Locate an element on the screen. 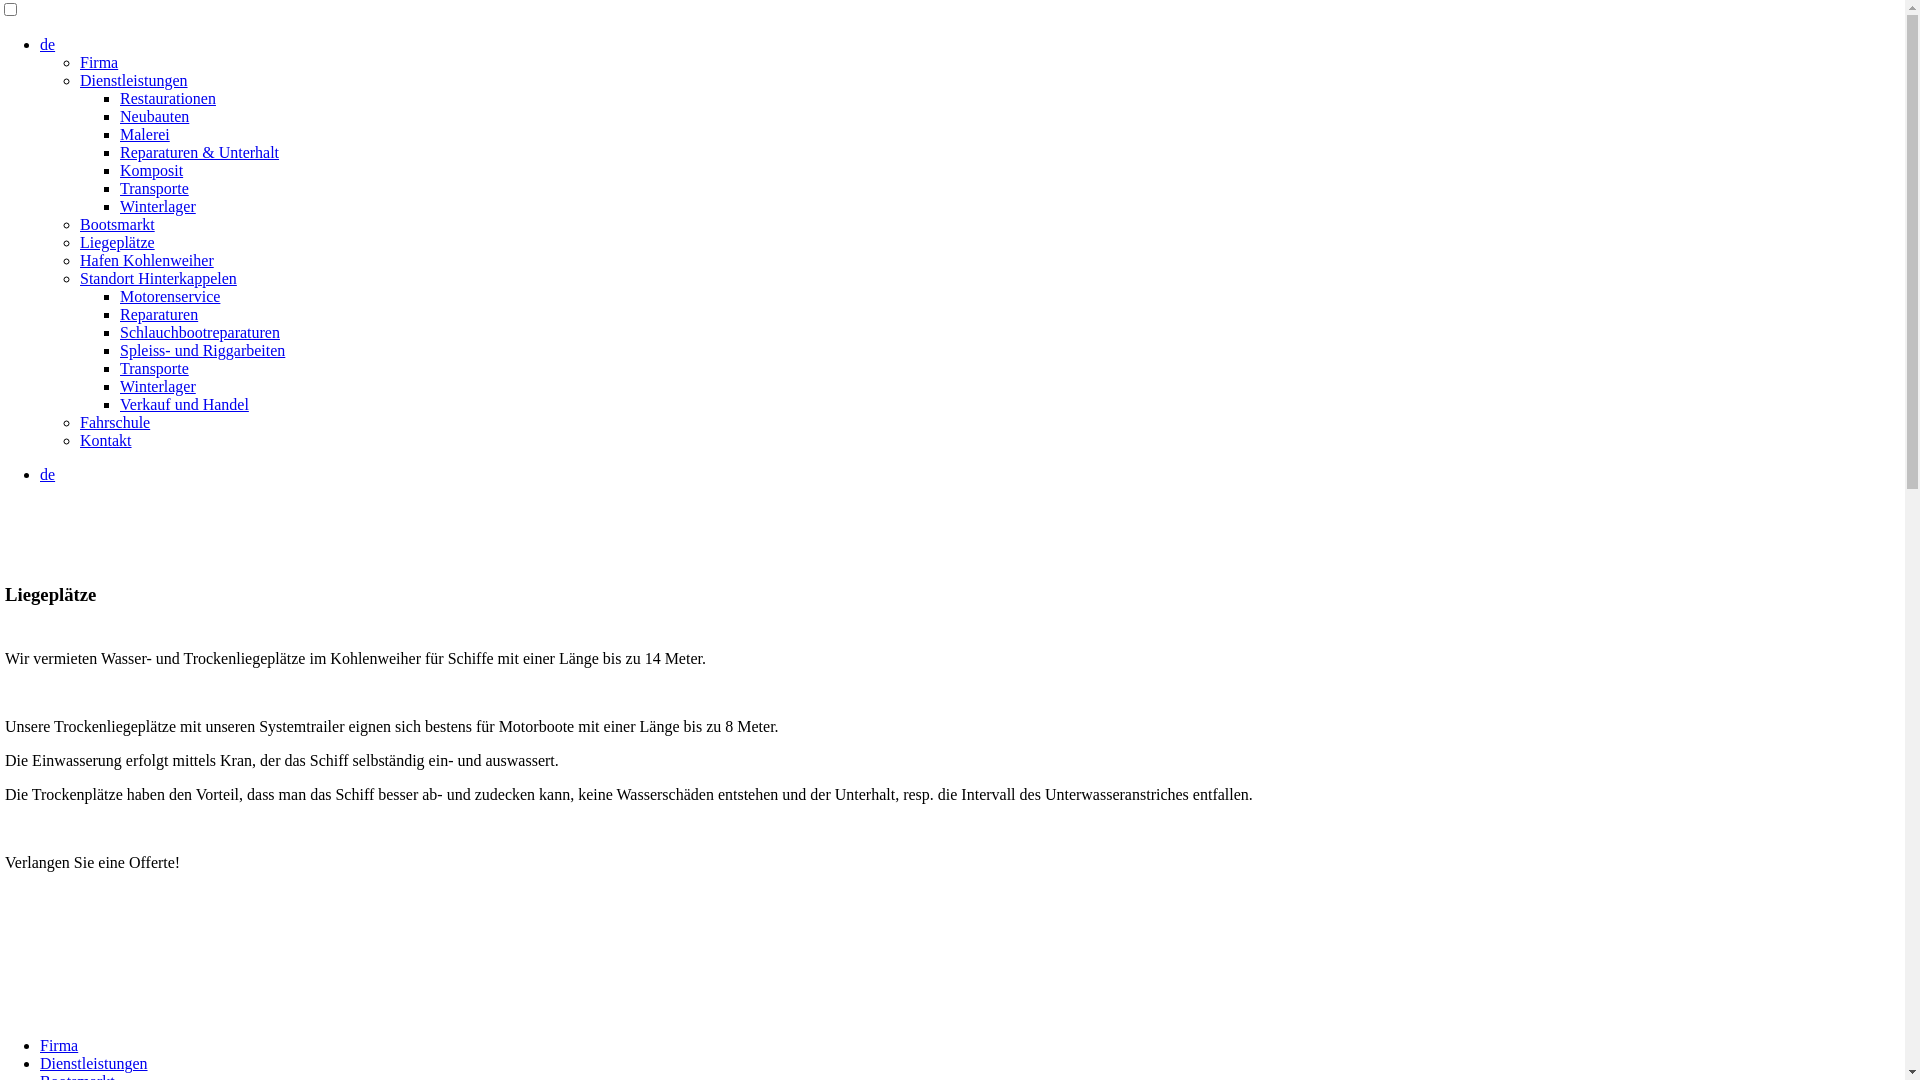 This screenshot has height=1080, width=1920. 'Schlauchbootreparaturen' is located at coordinates (119, 331).